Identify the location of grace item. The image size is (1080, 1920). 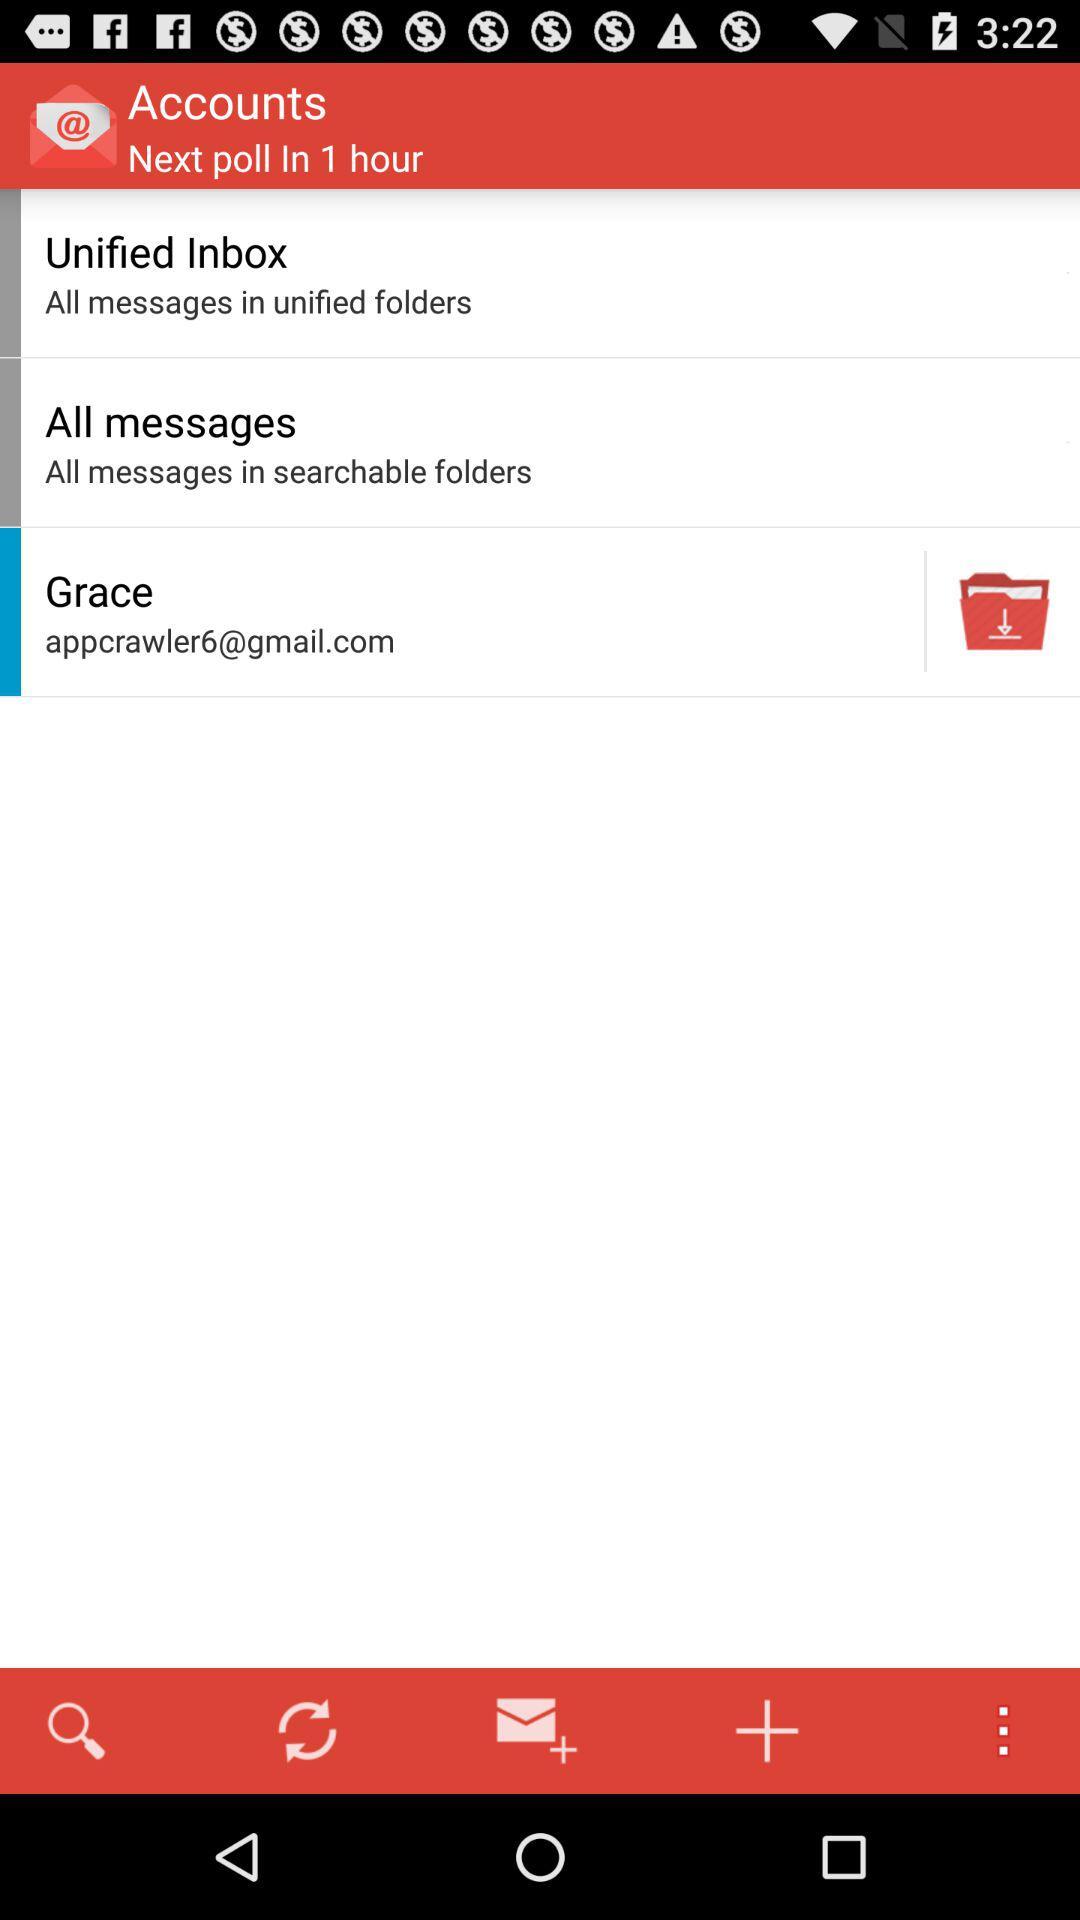
(479, 589).